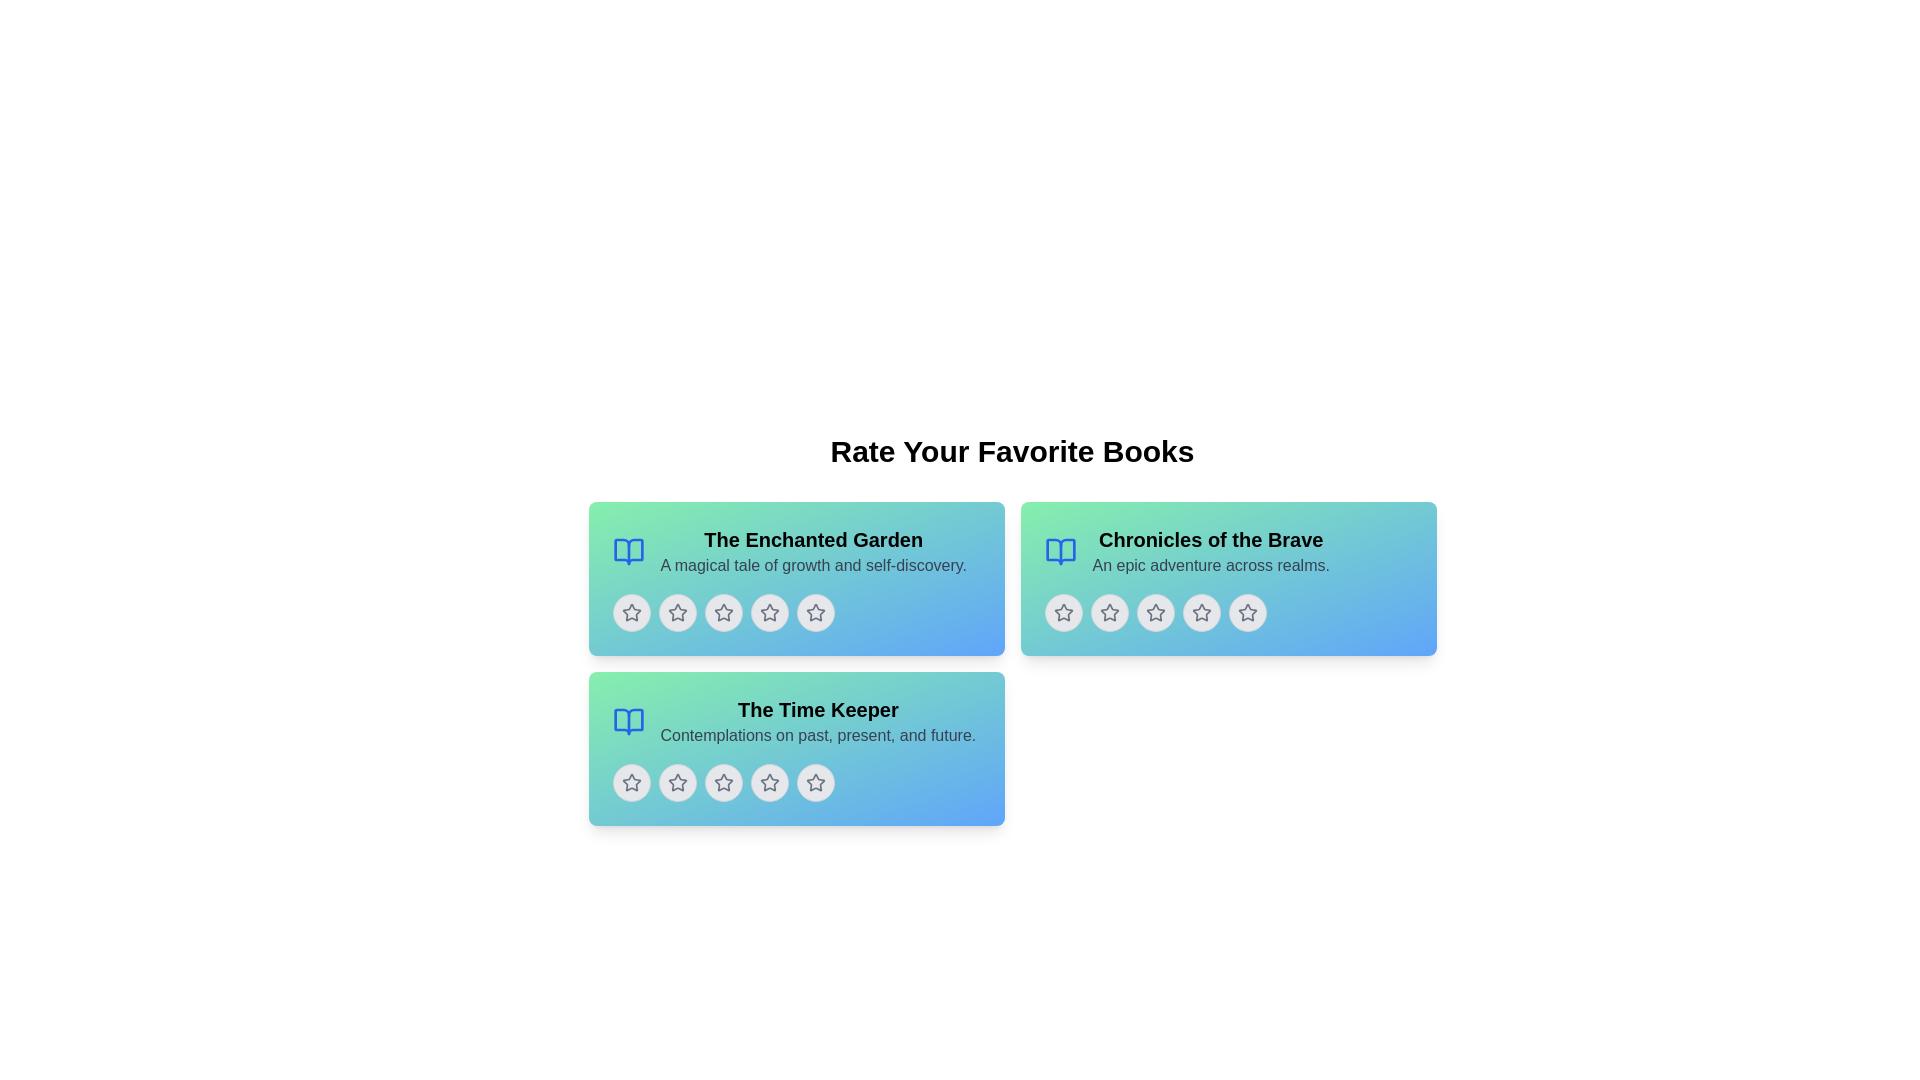 This screenshot has width=1920, height=1080. Describe the element at coordinates (1246, 612) in the screenshot. I see `the clickable star rating element located in the 'Chronicles of the Brave' rating section` at that location.